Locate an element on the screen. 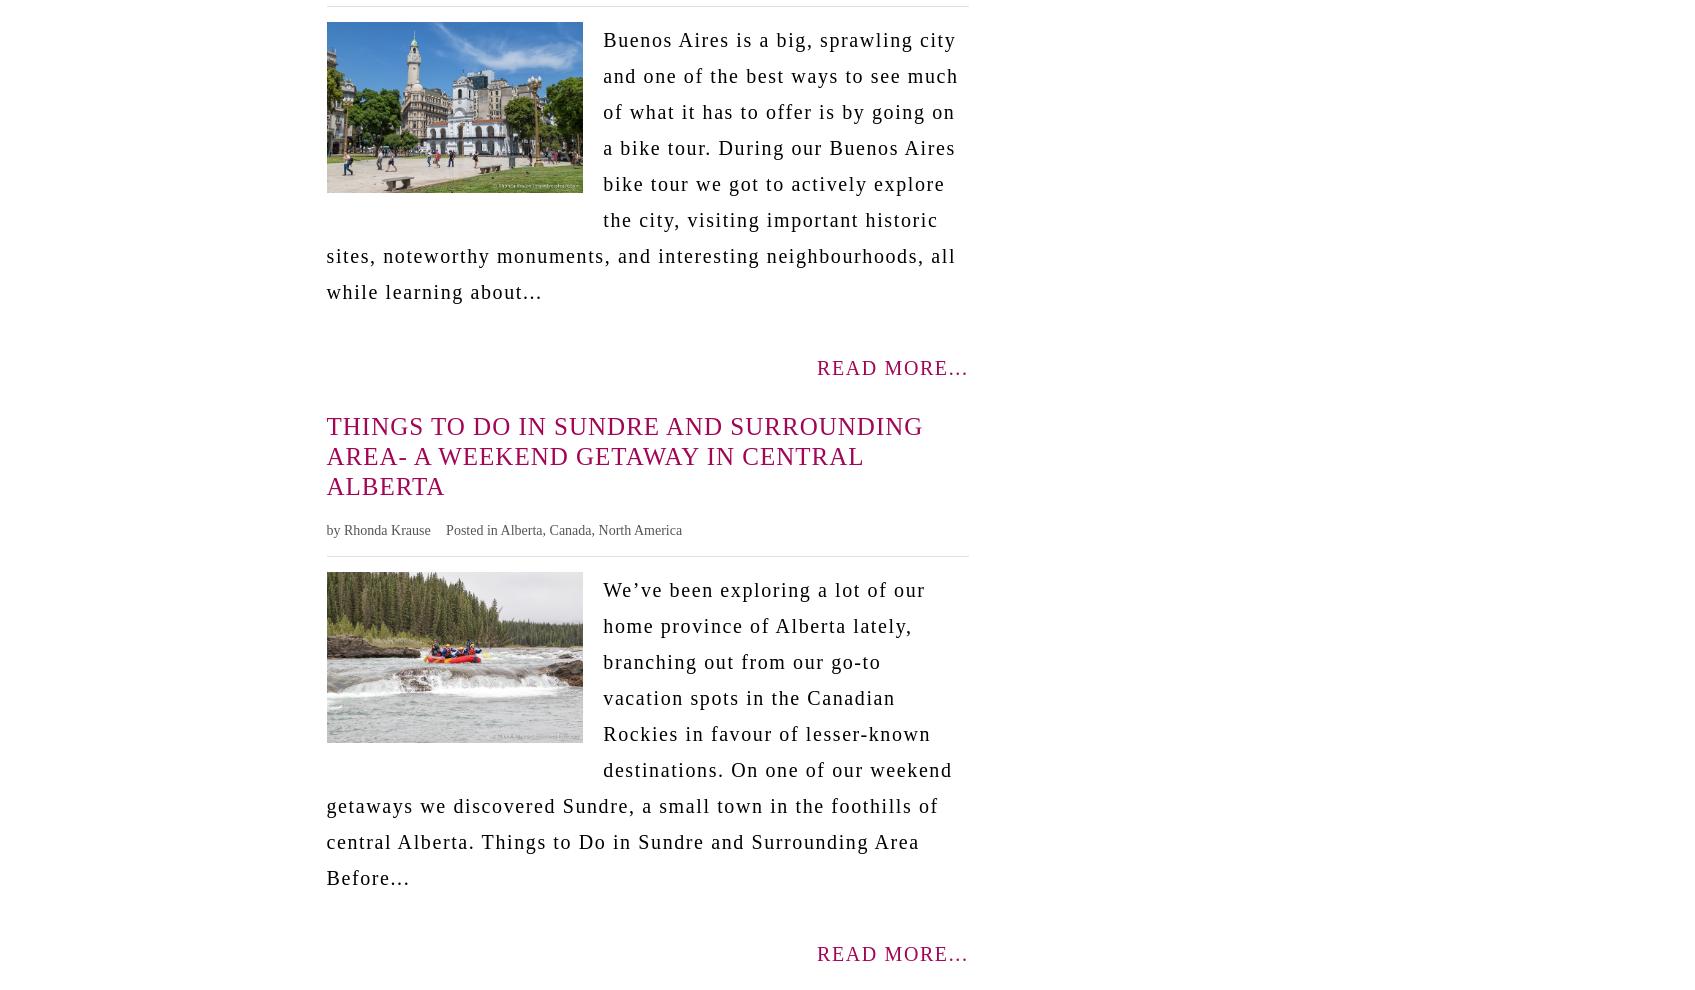 This screenshot has height=990, width=1695. 'Things to Do in Sundre and Surrounding Area- A Weekend Getaway in Central Alberta' is located at coordinates (325, 455).